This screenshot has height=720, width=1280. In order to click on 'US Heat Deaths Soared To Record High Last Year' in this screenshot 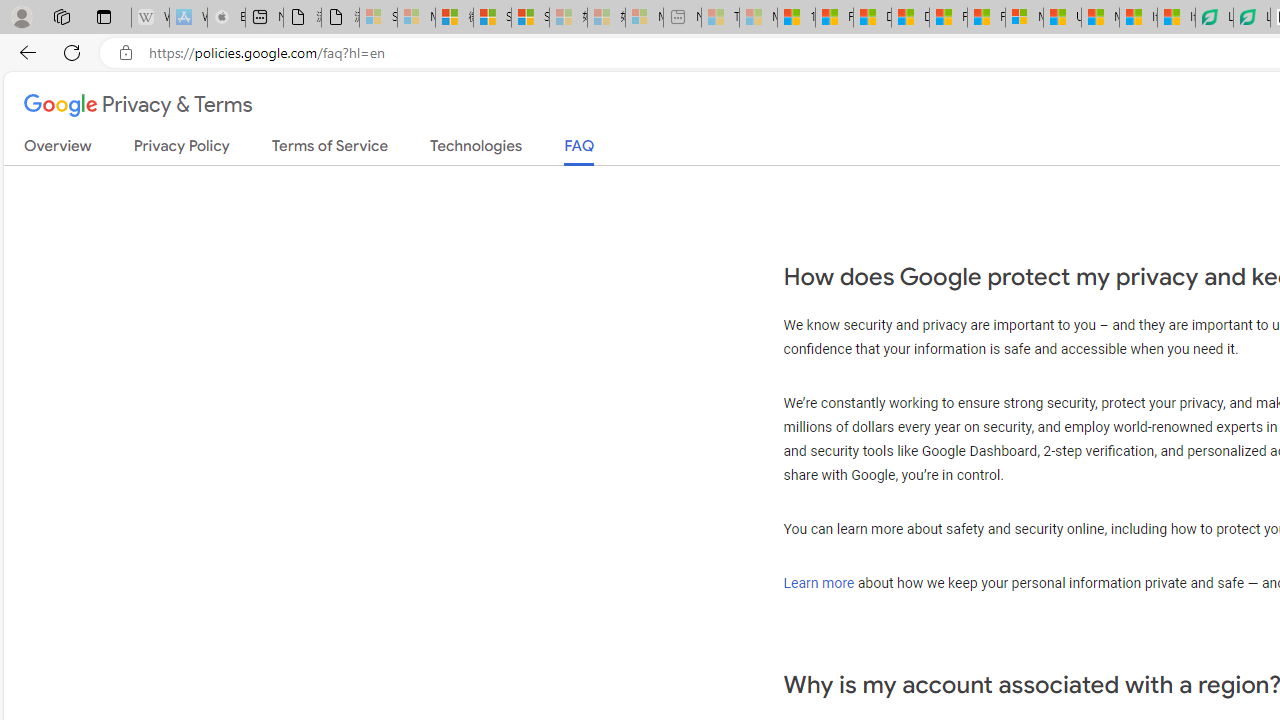, I will do `click(1062, 17)`.